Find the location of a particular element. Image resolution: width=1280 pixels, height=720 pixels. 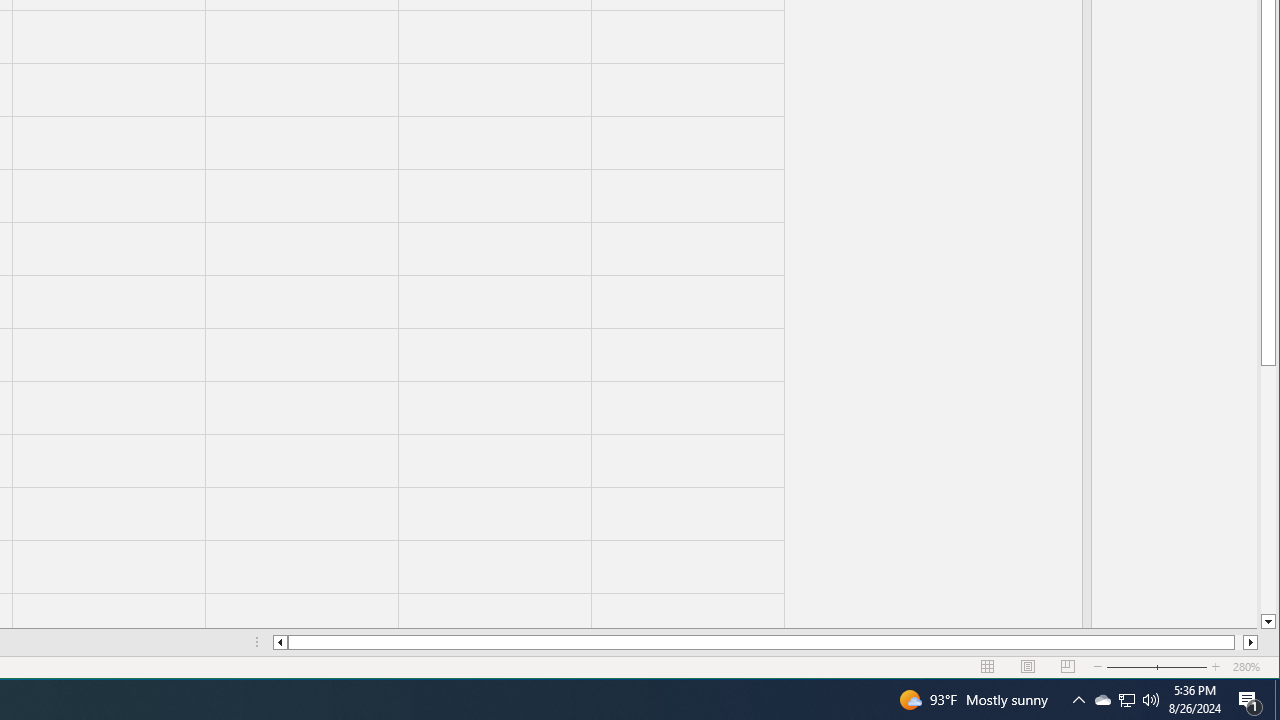

'Page down' is located at coordinates (1267, 489).